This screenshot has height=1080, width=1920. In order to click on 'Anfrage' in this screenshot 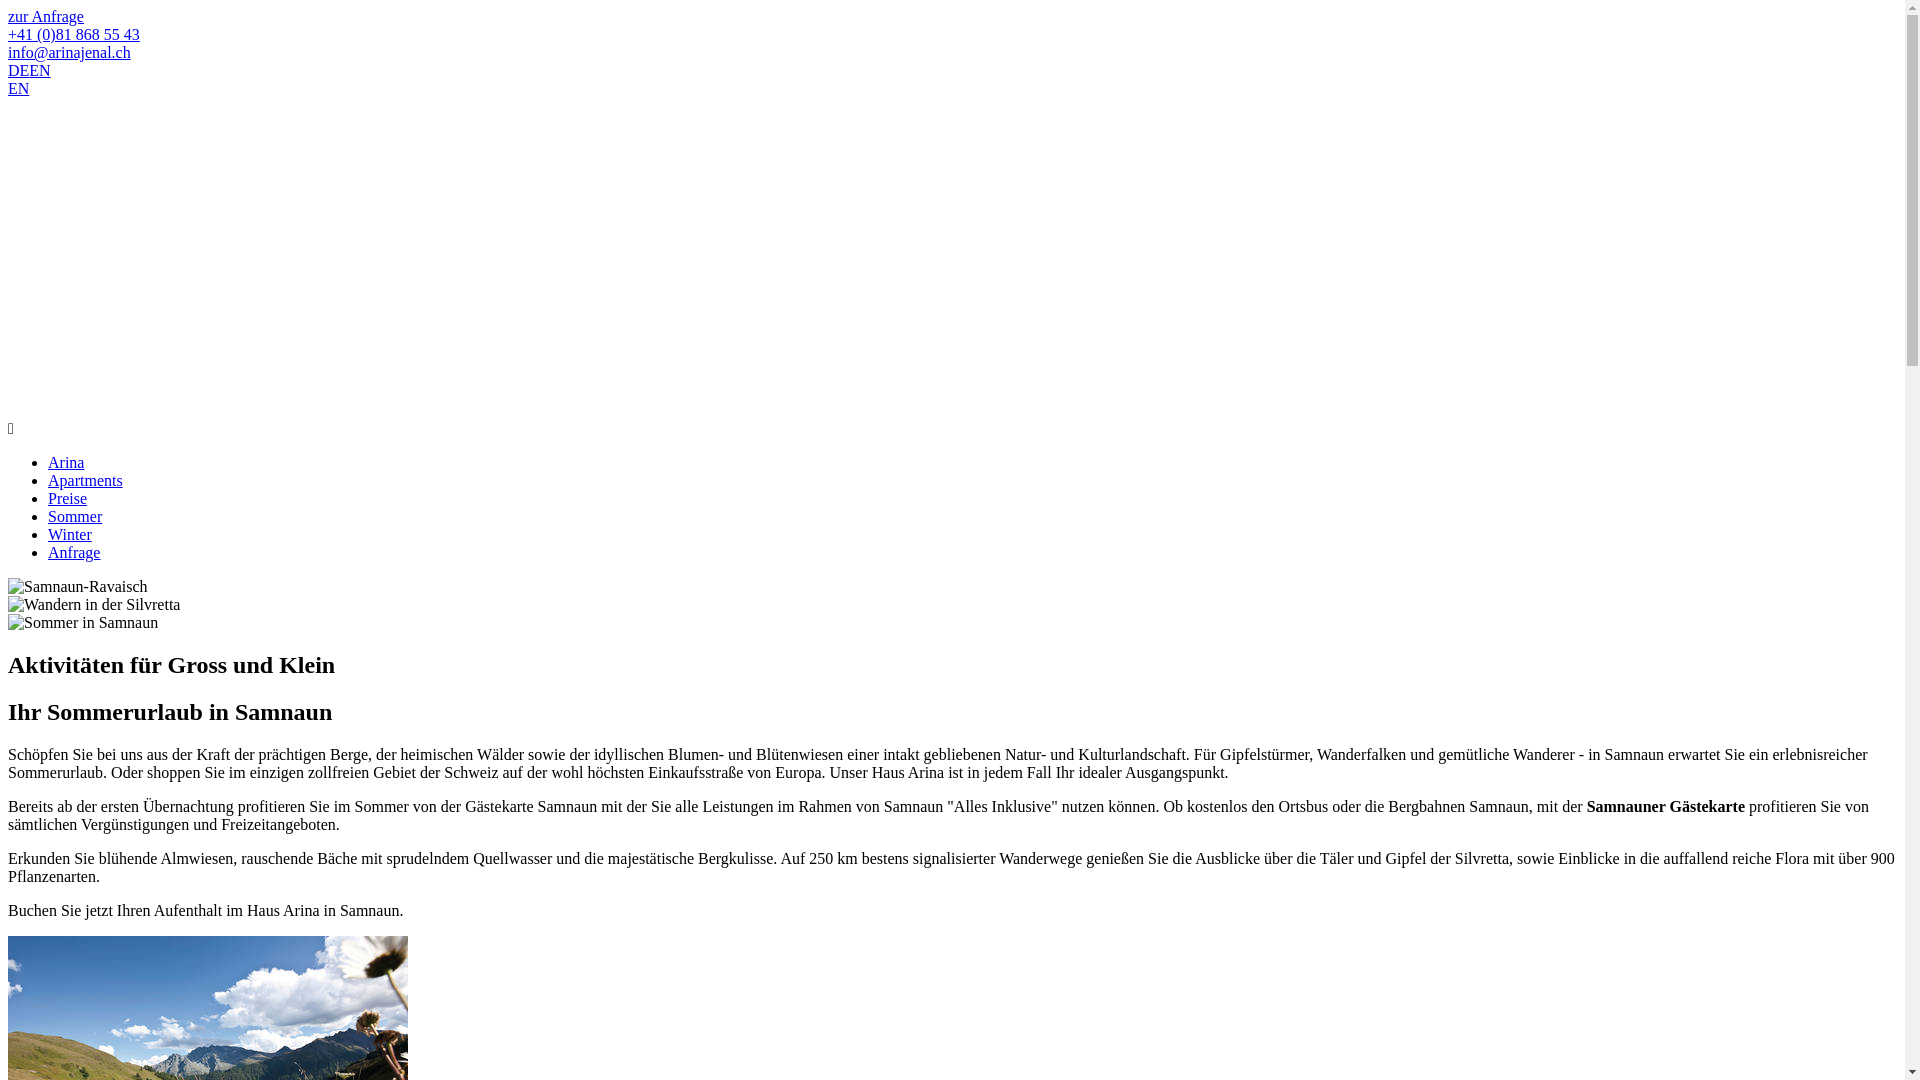, I will do `click(48, 552)`.